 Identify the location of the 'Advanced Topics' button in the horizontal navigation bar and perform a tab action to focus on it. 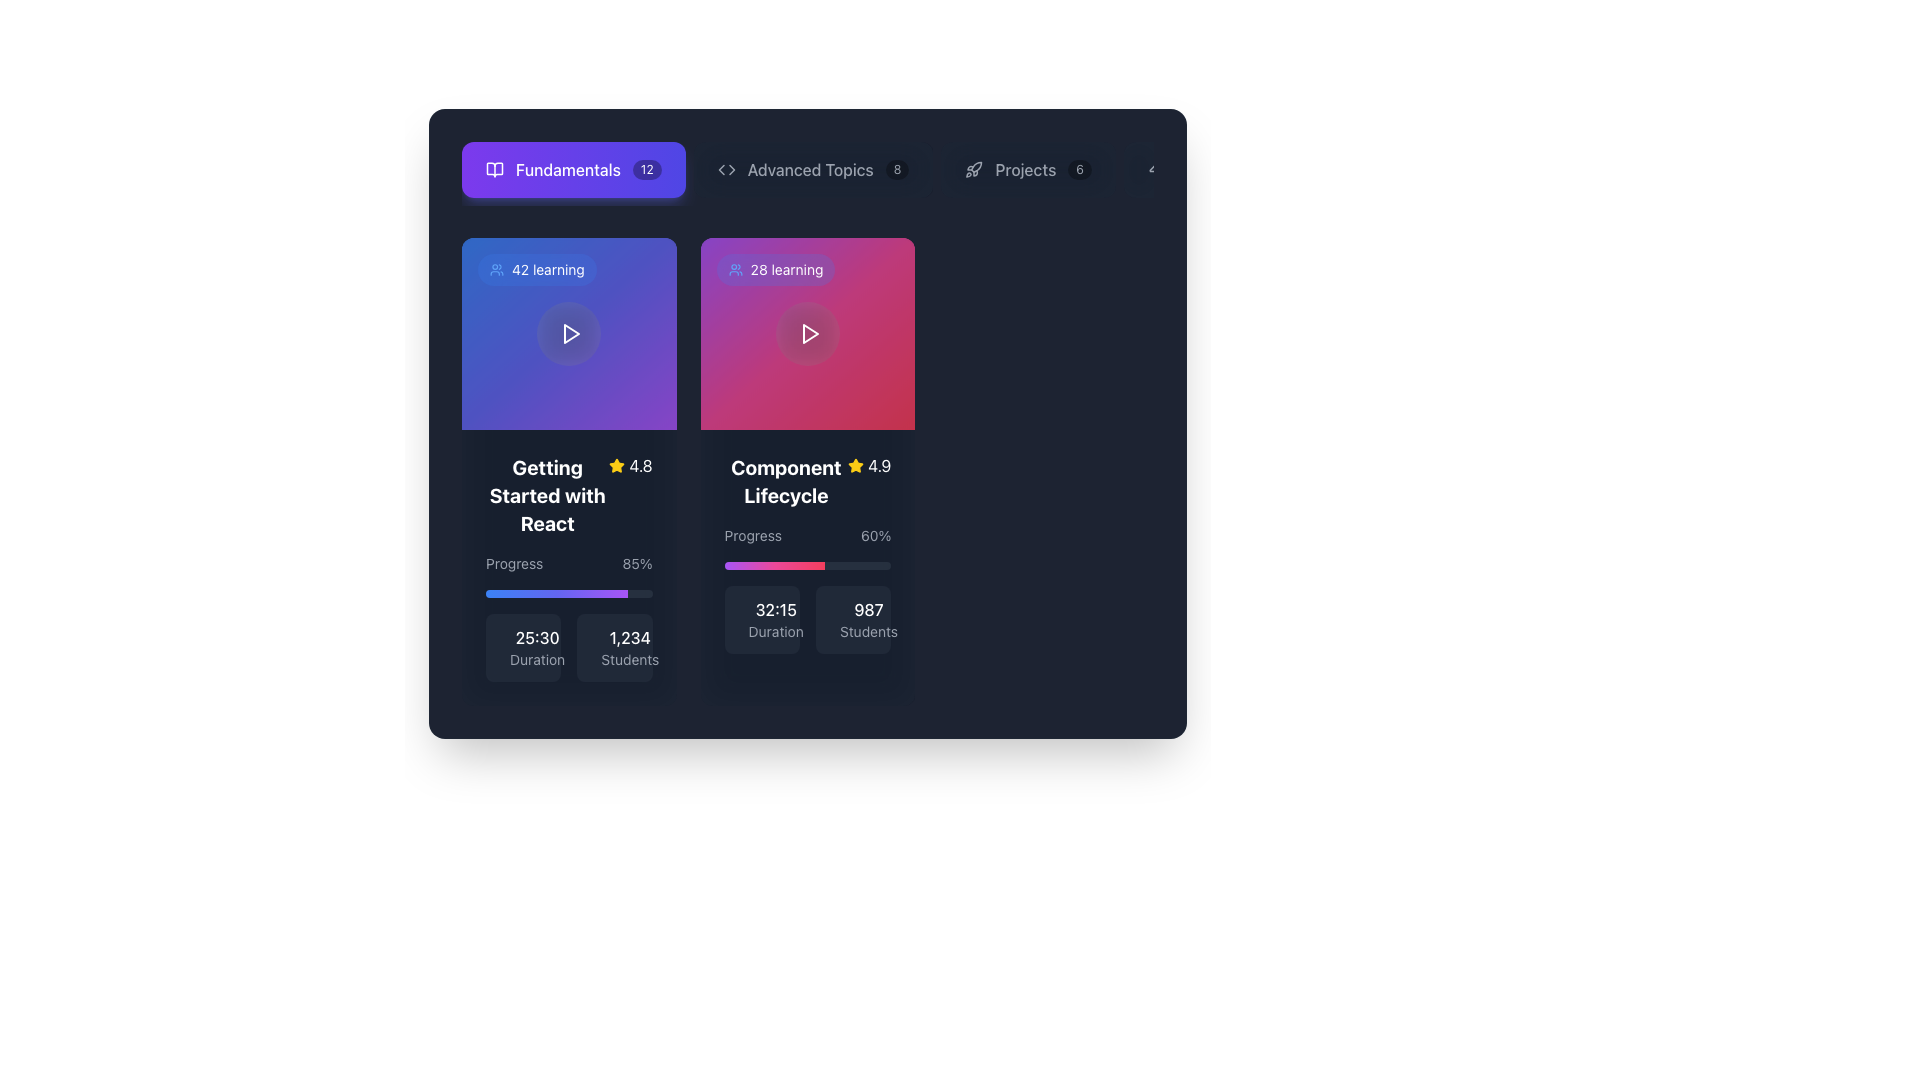
(807, 172).